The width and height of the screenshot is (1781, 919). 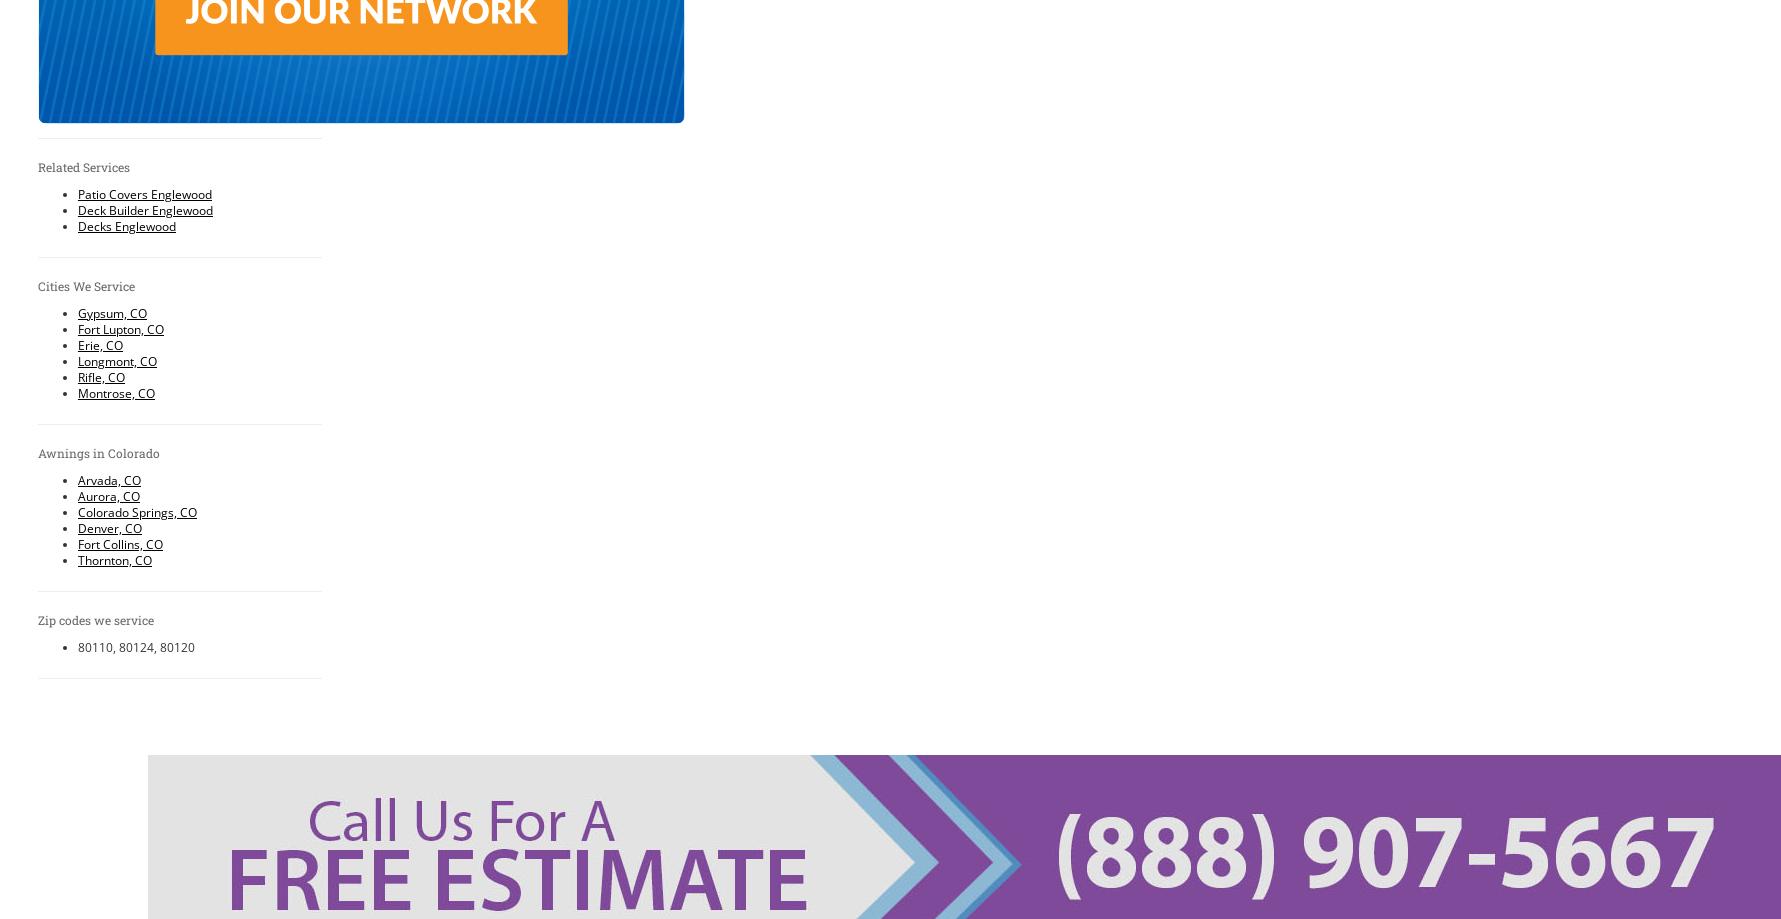 I want to click on 'Montrose, CO', so click(x=78, y=392).